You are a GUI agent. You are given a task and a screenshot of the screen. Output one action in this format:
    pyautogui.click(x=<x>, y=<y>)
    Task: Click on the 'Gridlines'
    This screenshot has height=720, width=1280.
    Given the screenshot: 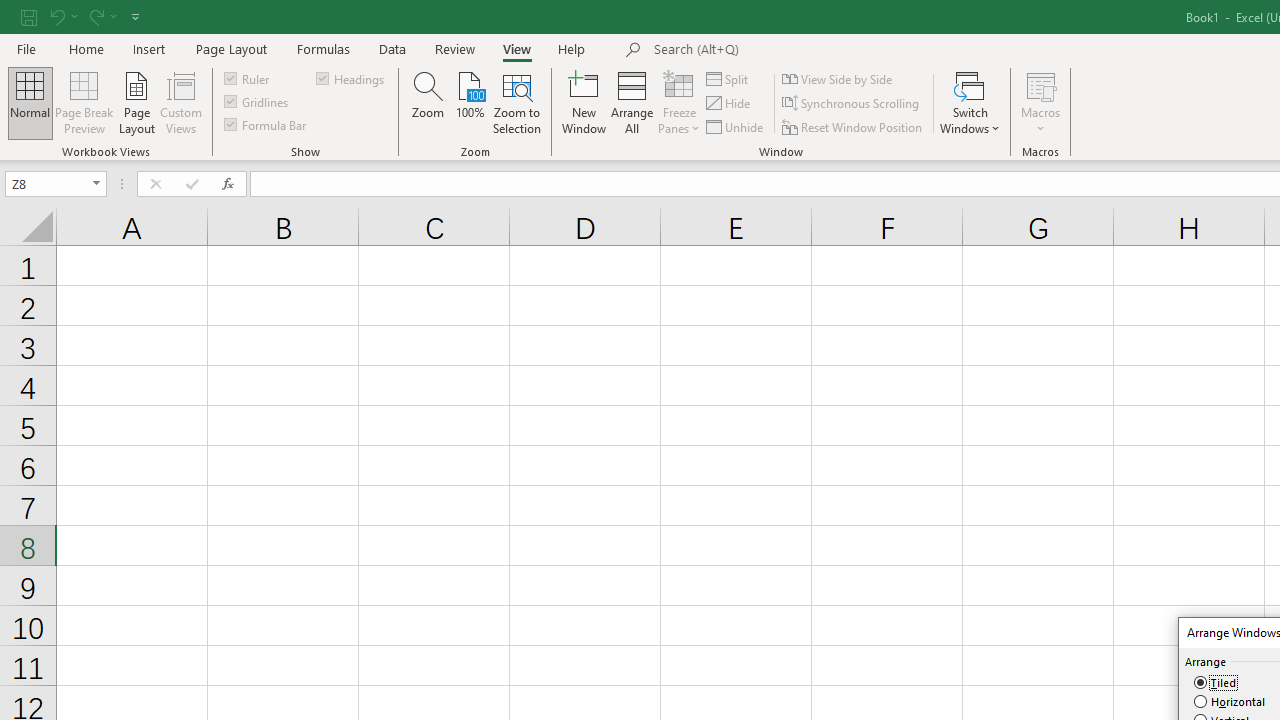 What is the action you would take?
    pyautogui.click(x=256, y=101)
    